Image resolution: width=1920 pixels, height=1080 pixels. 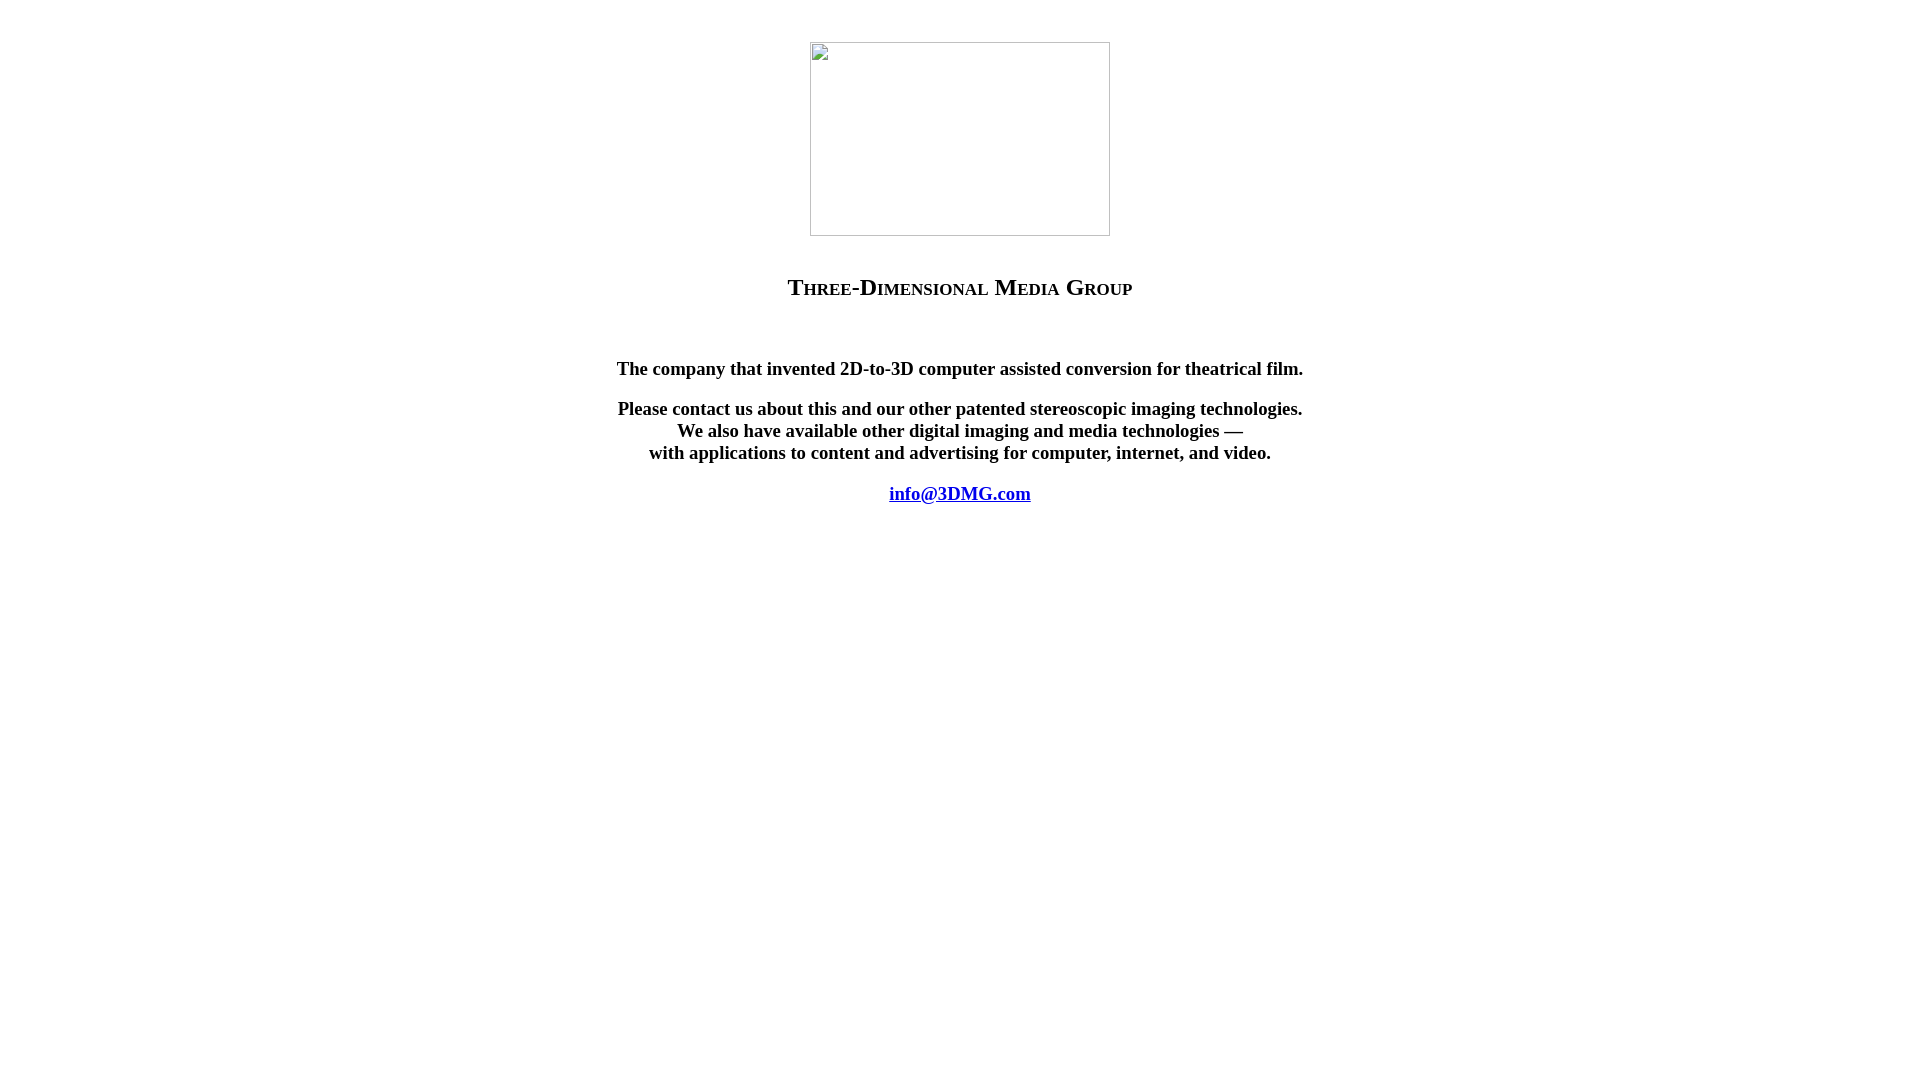 What do you see at coordinates (960, 493) in the screenshot?
I see `'info@3DMG.com'` at bounding box center [960, 493].